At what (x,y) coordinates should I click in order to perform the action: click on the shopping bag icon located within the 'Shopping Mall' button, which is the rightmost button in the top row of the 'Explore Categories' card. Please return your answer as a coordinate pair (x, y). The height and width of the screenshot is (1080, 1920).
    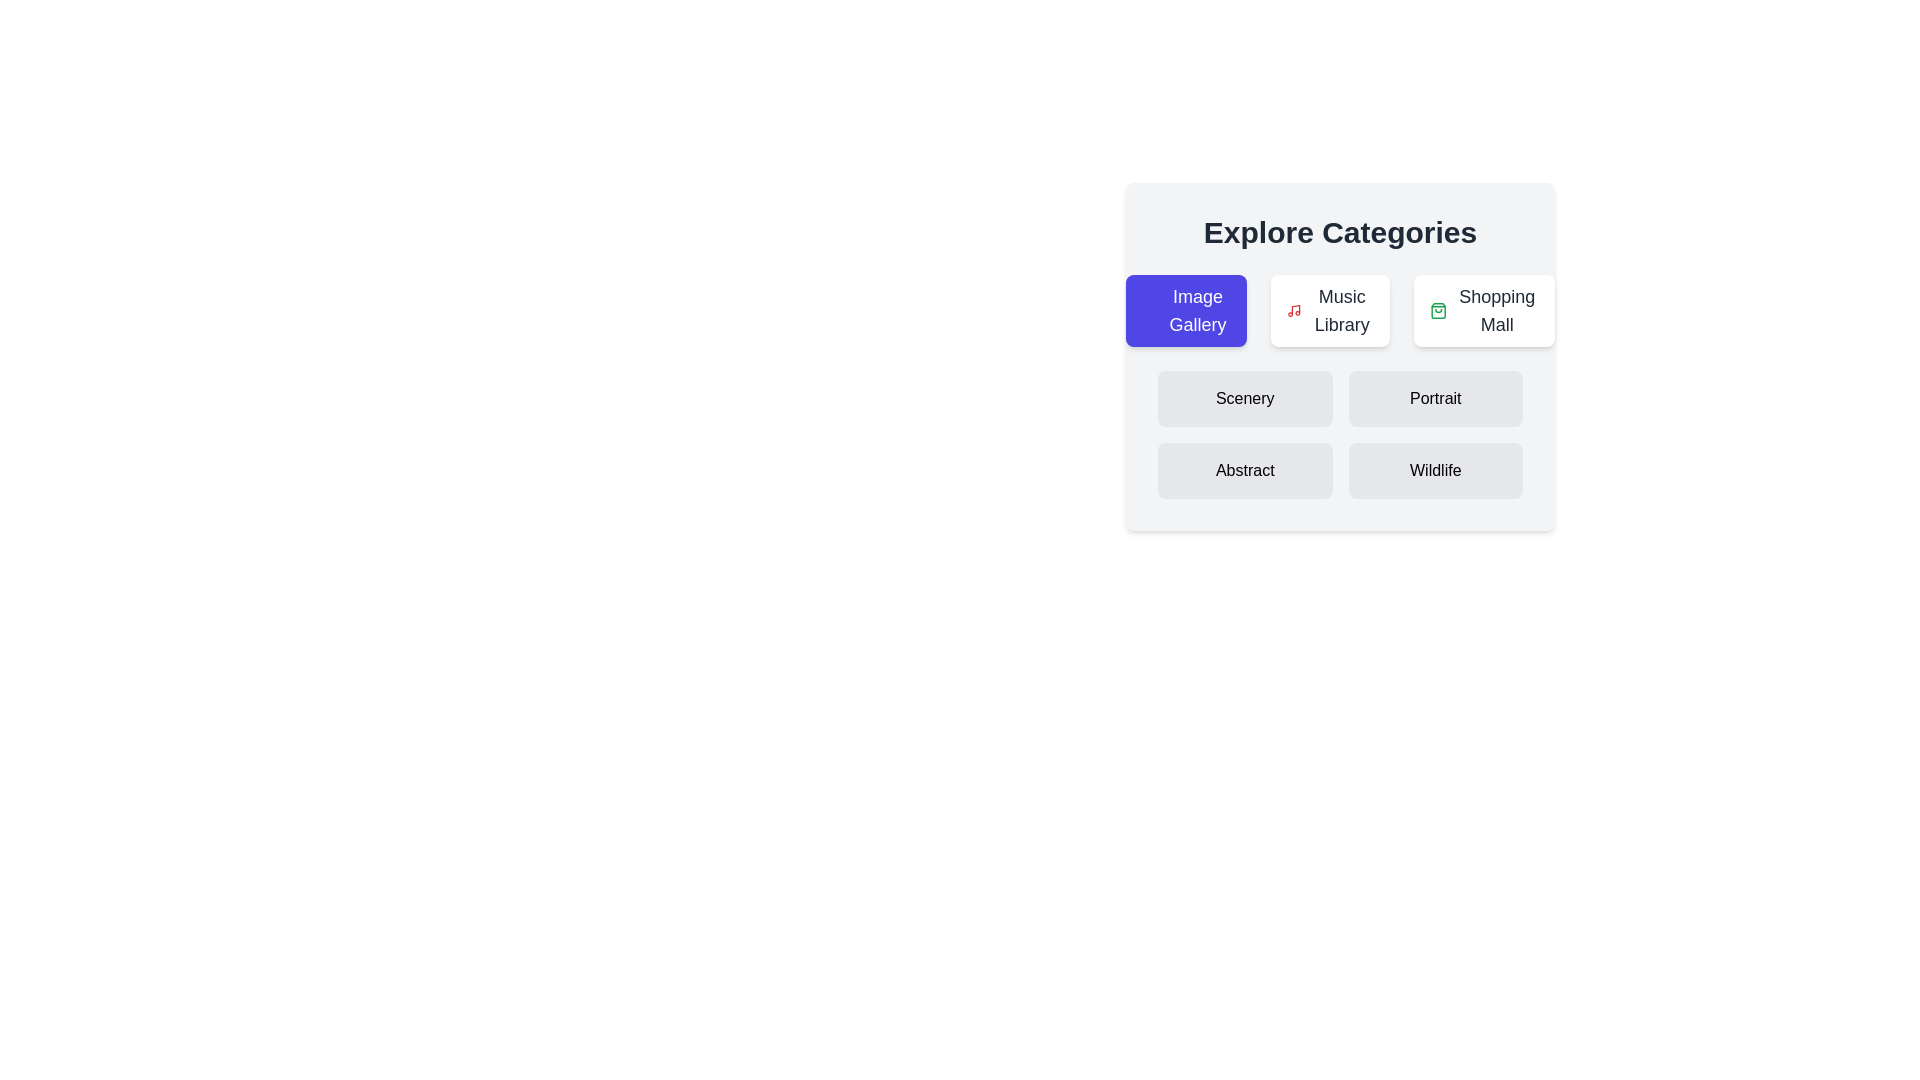
    Looking at the image, I should click on (1438, 311).